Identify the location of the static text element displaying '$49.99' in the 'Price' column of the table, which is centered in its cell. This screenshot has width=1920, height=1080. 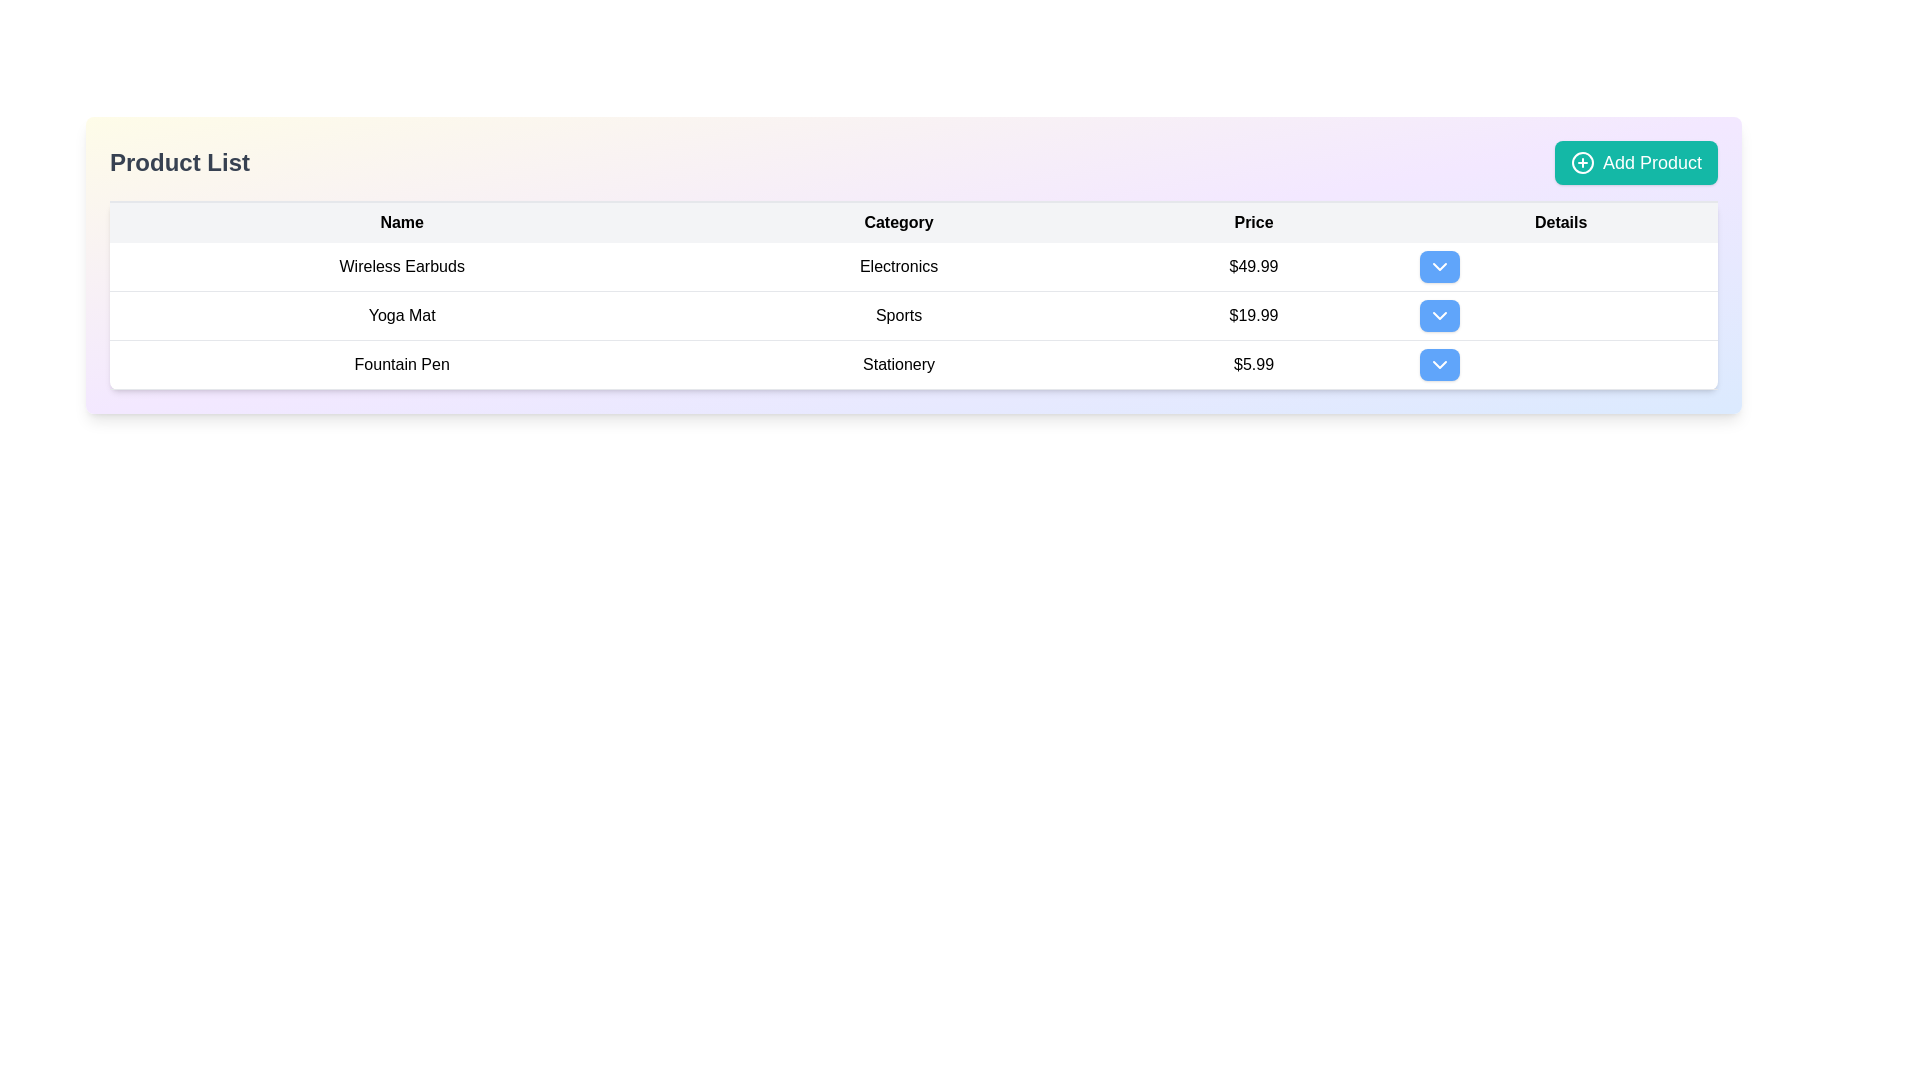
(1252, 266).